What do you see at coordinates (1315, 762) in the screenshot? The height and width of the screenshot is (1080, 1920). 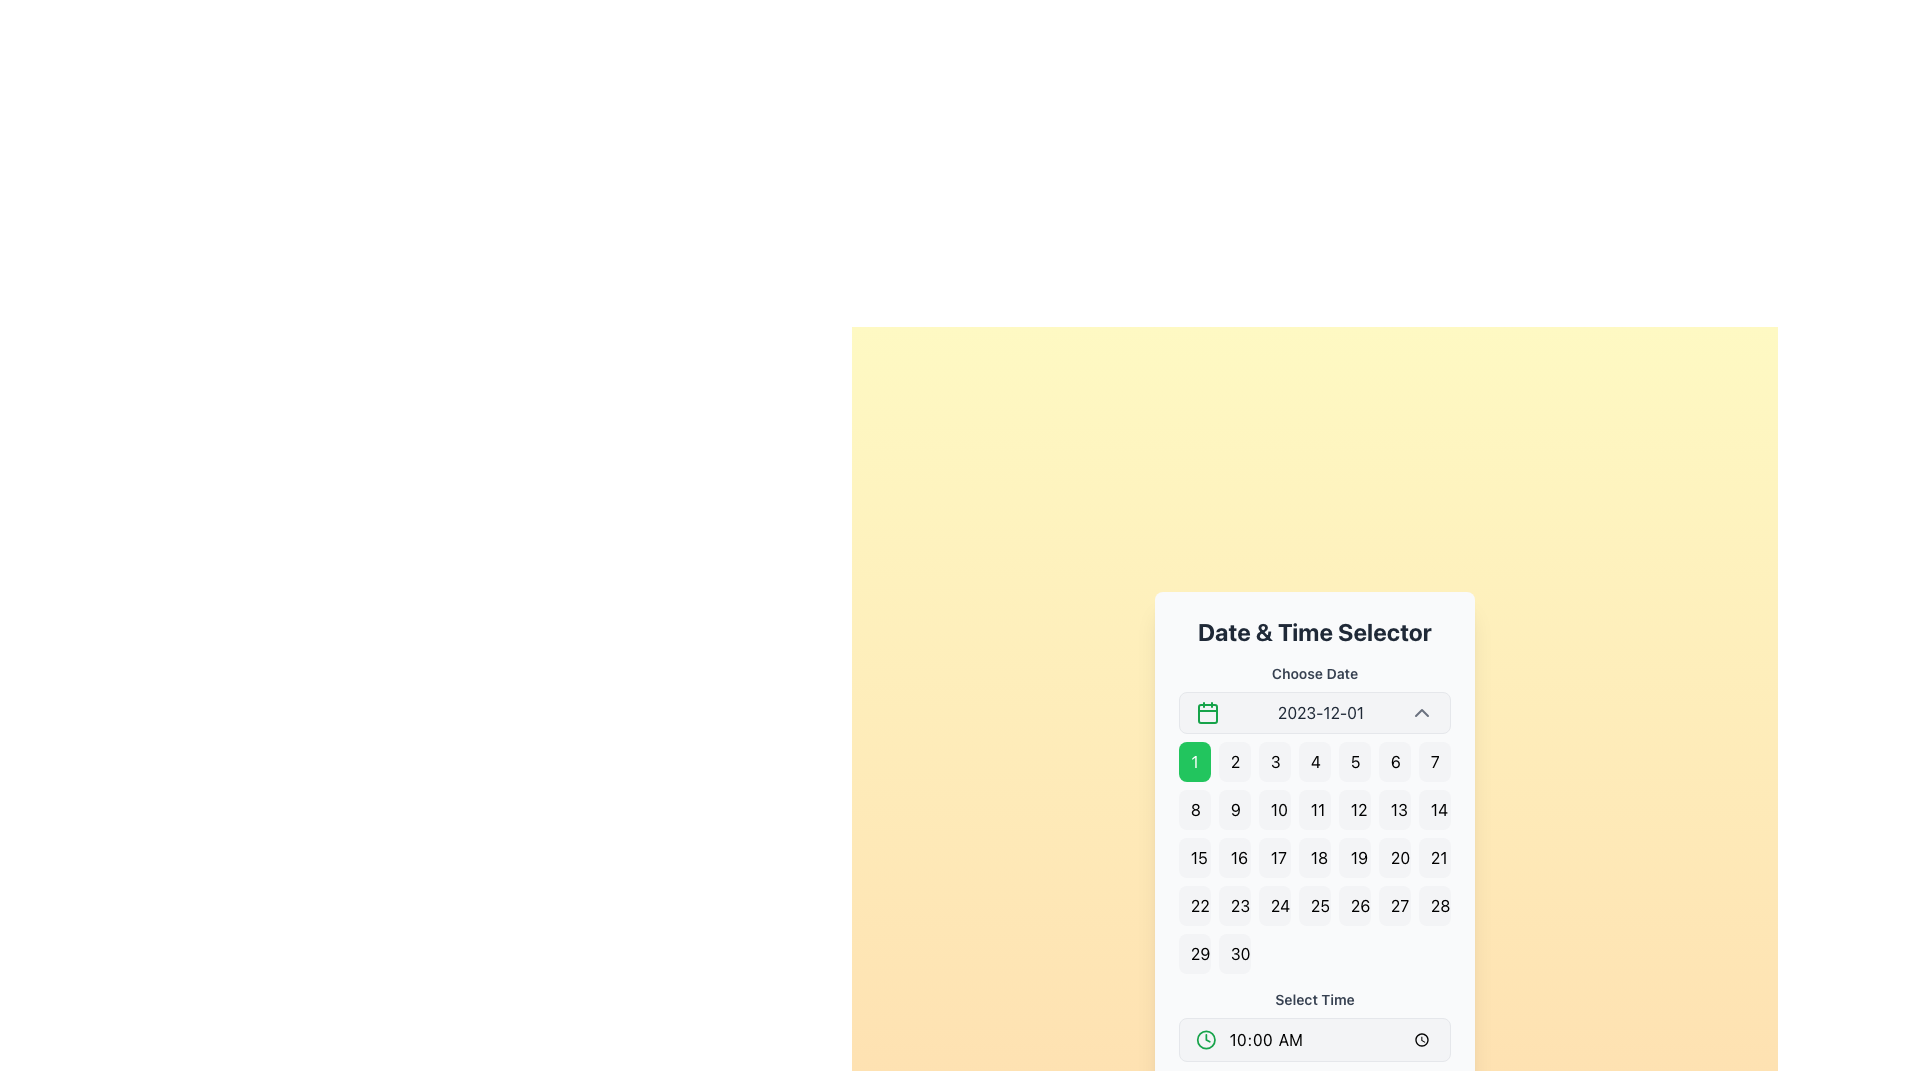 I see `the button representing the 4th day of the month` at bounding box center [1315, 762].